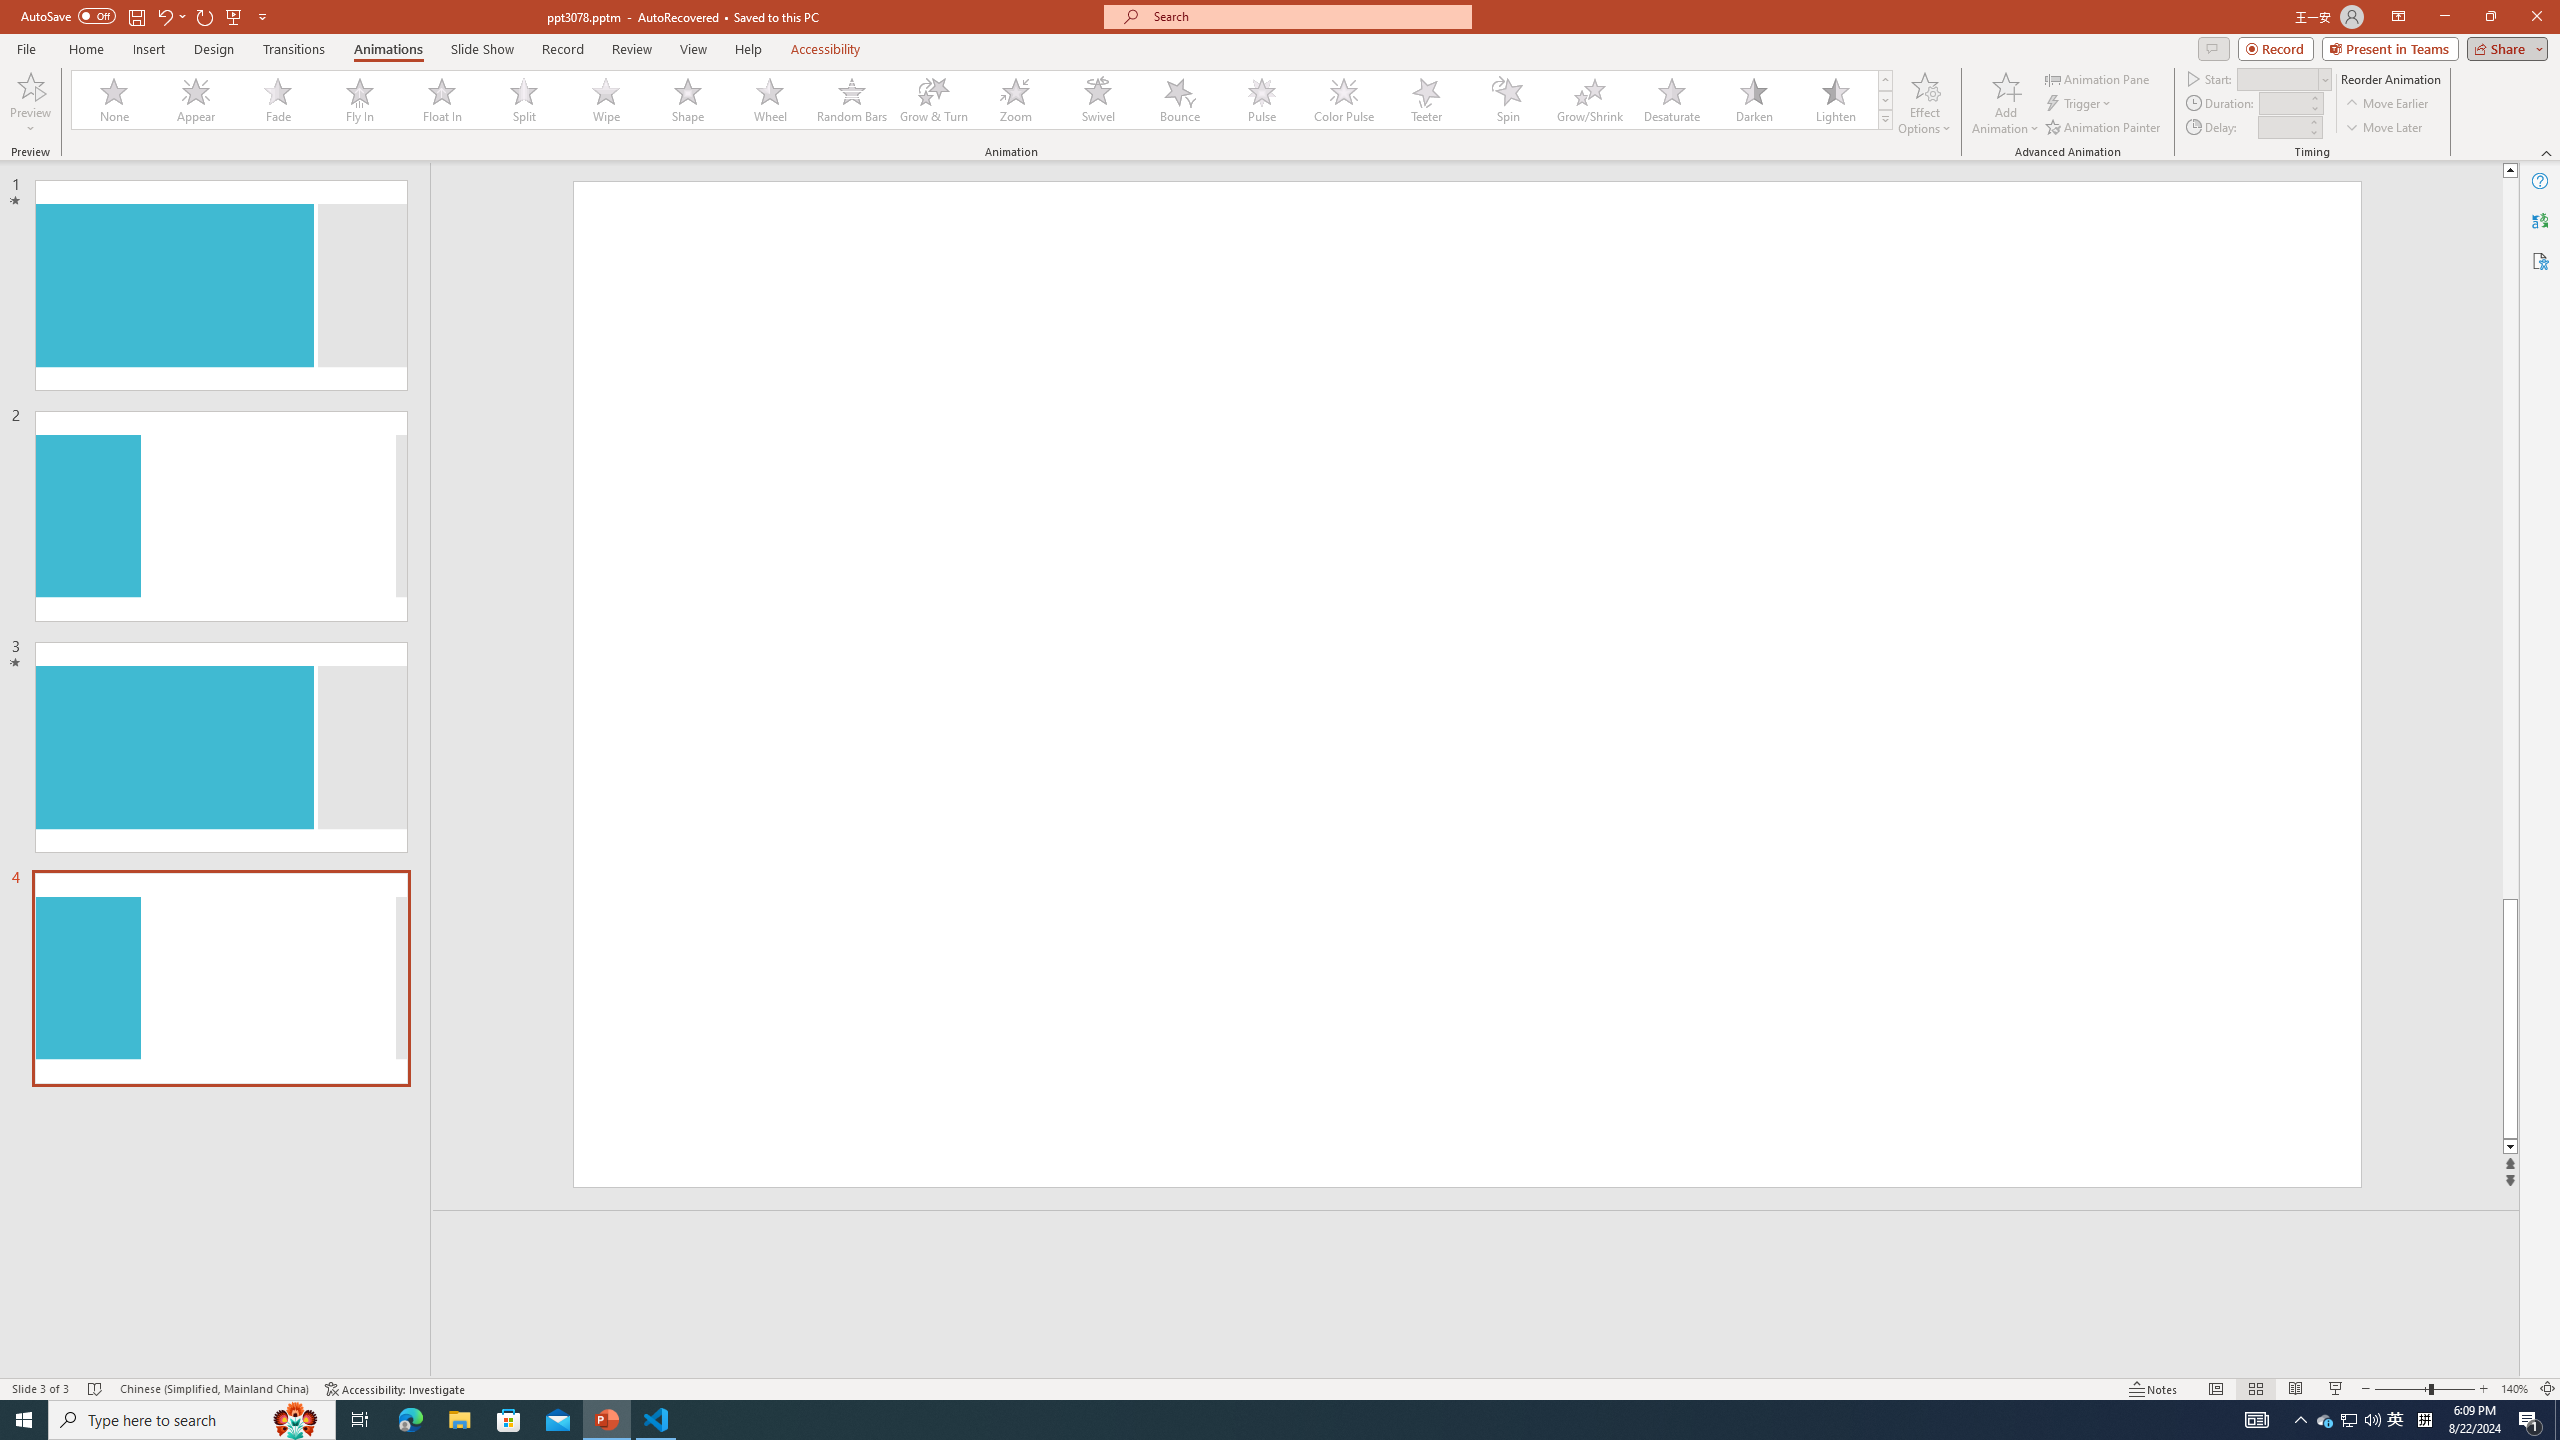 The image size is (2560, 1440). What do you see at coordinates (1884, 118) in the screenshot?
I see `'Animation Styles'` at bounding box center [1884, 118].